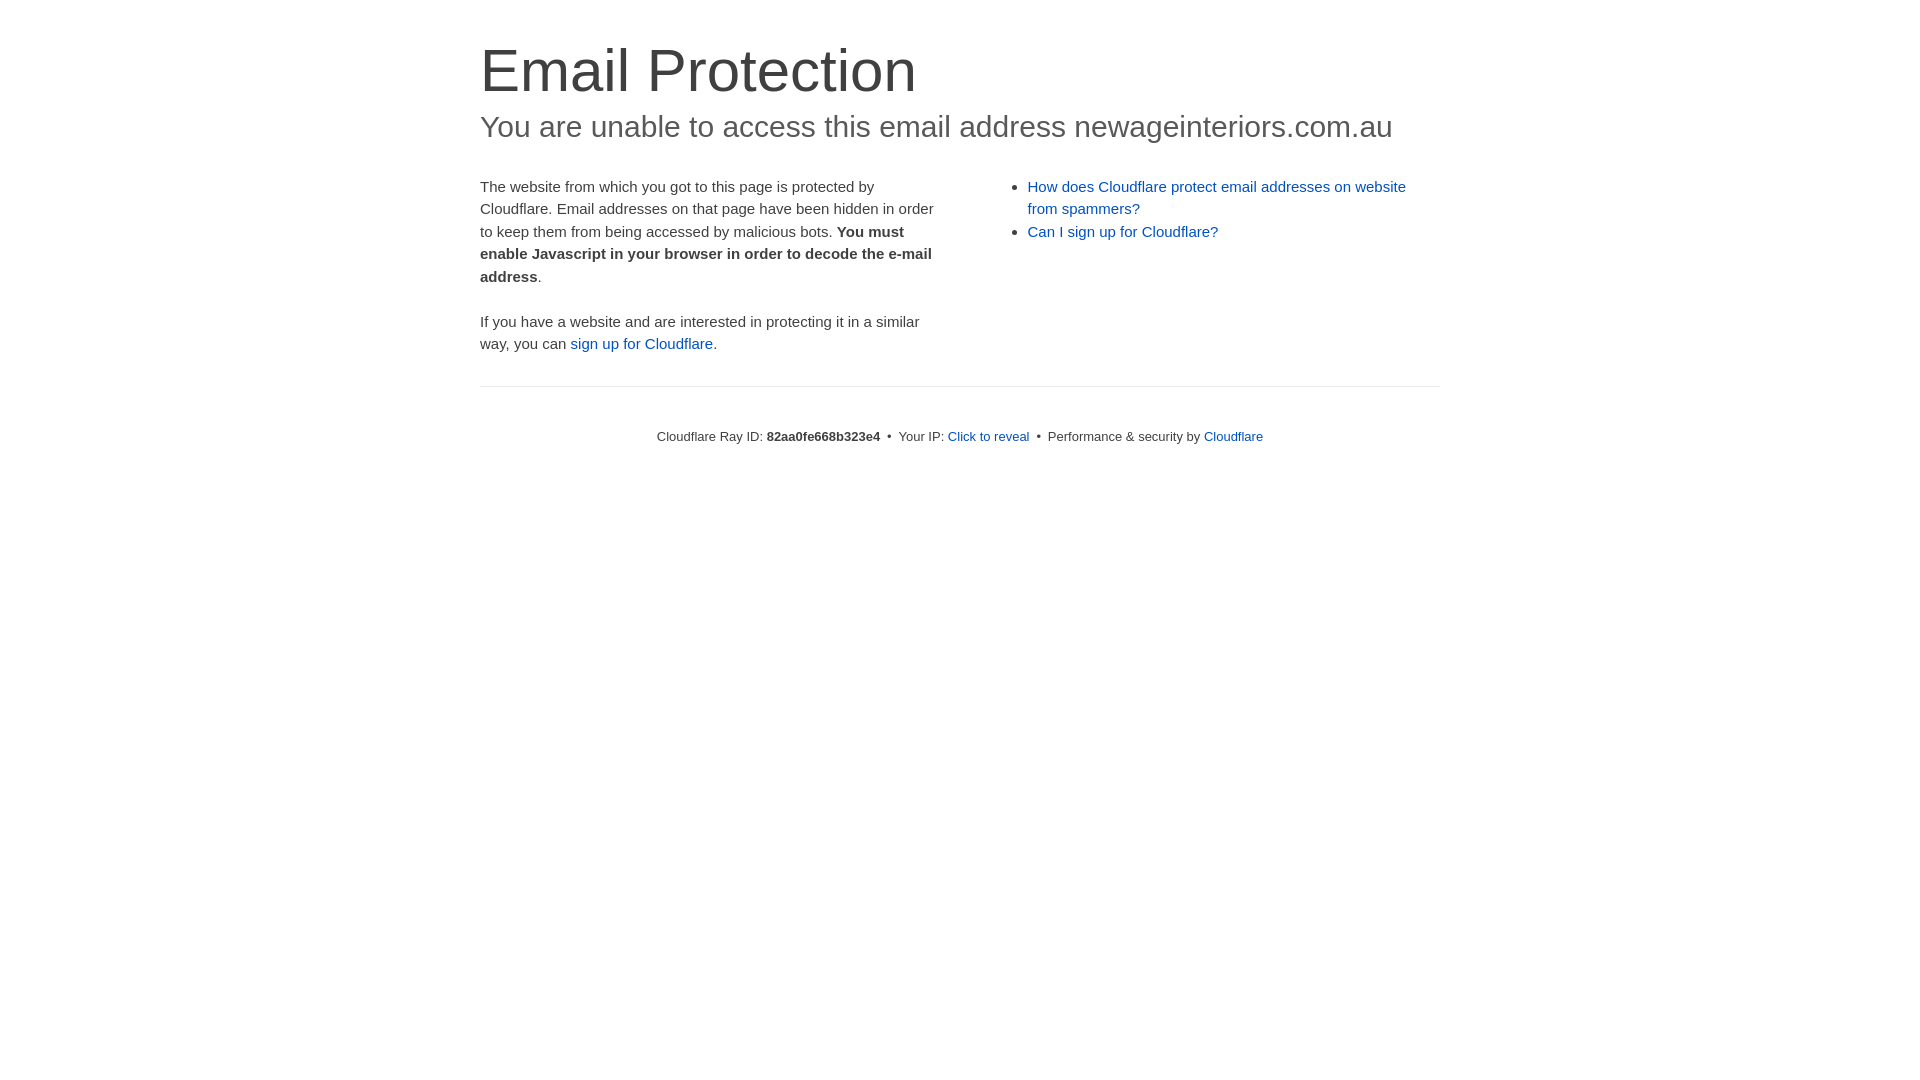 The image size is (1920, 1080). What do you see at coordinates (642, 342) in the screenshot?
I see `'sign up for Cloudflare'` at bounding box center [642, 342].